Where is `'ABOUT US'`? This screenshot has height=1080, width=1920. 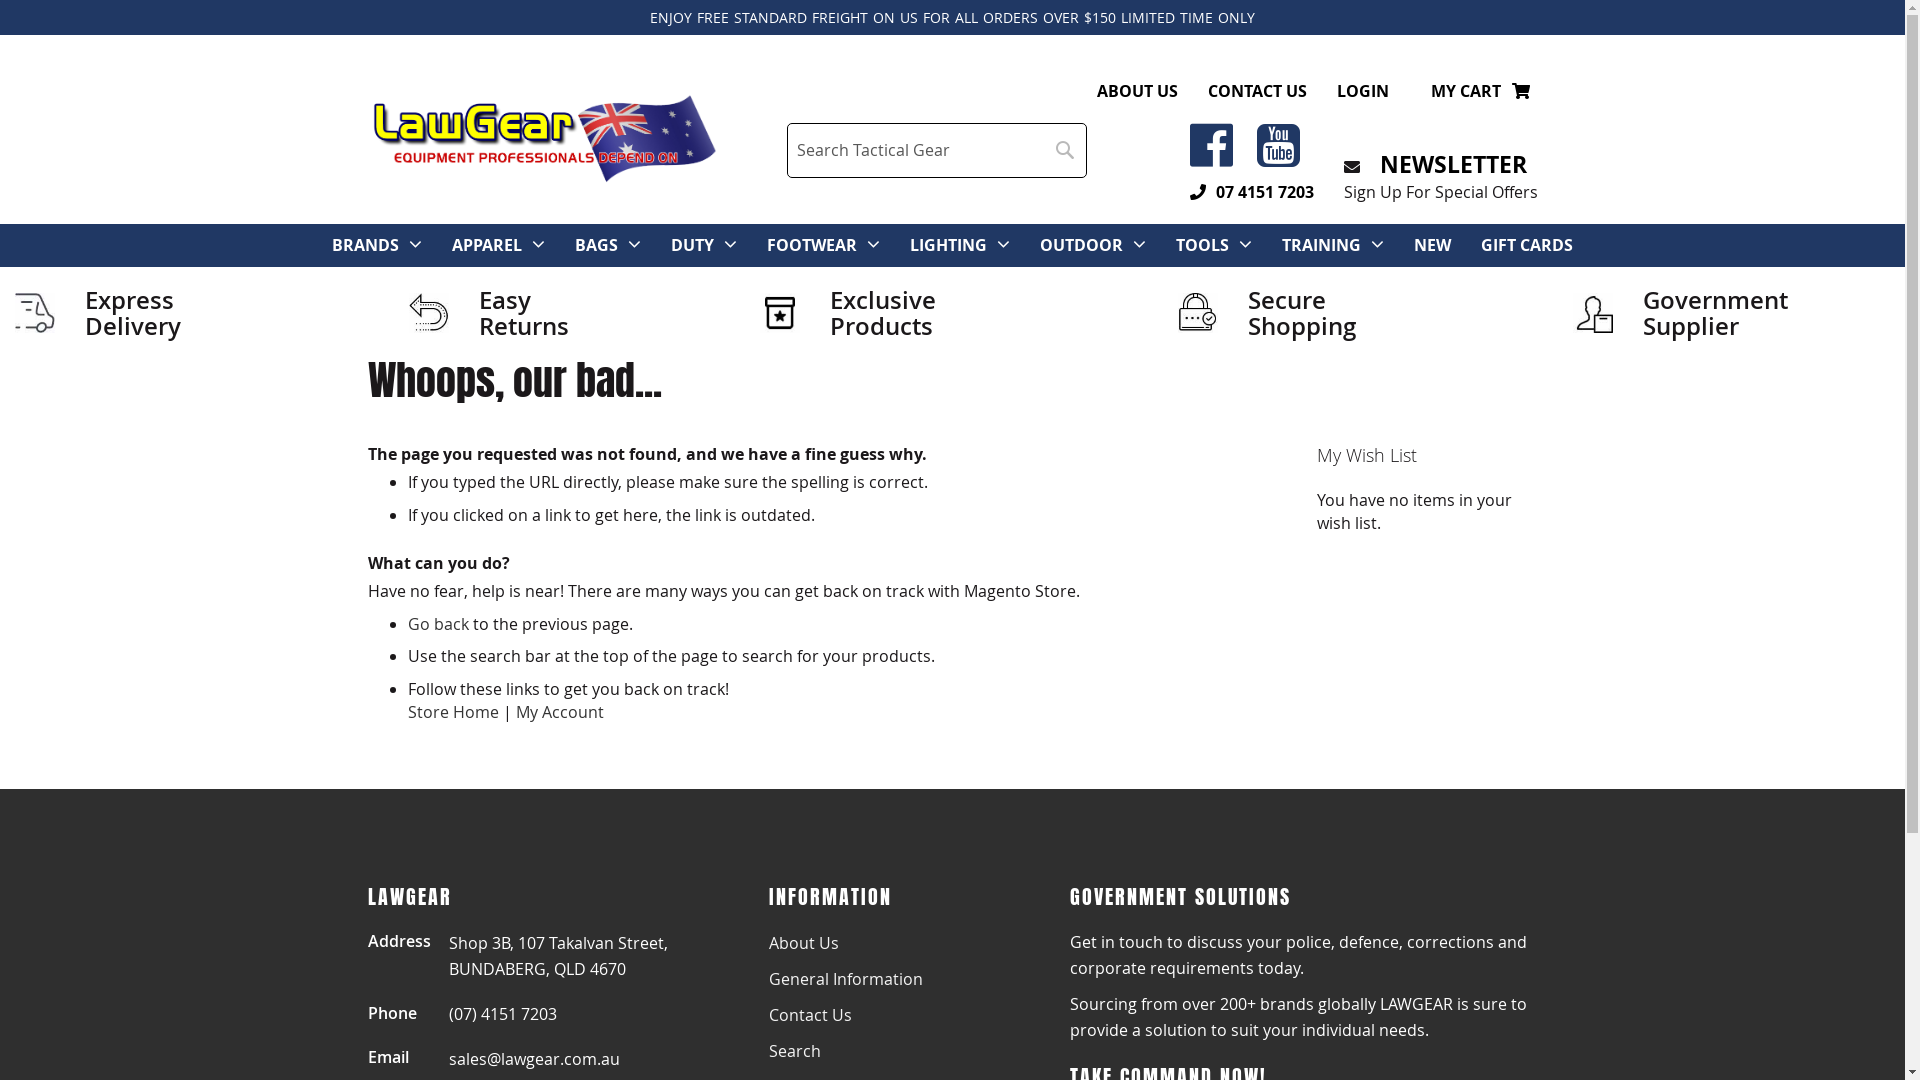
'ABOUT US' is located at coordinates (1136, 91).